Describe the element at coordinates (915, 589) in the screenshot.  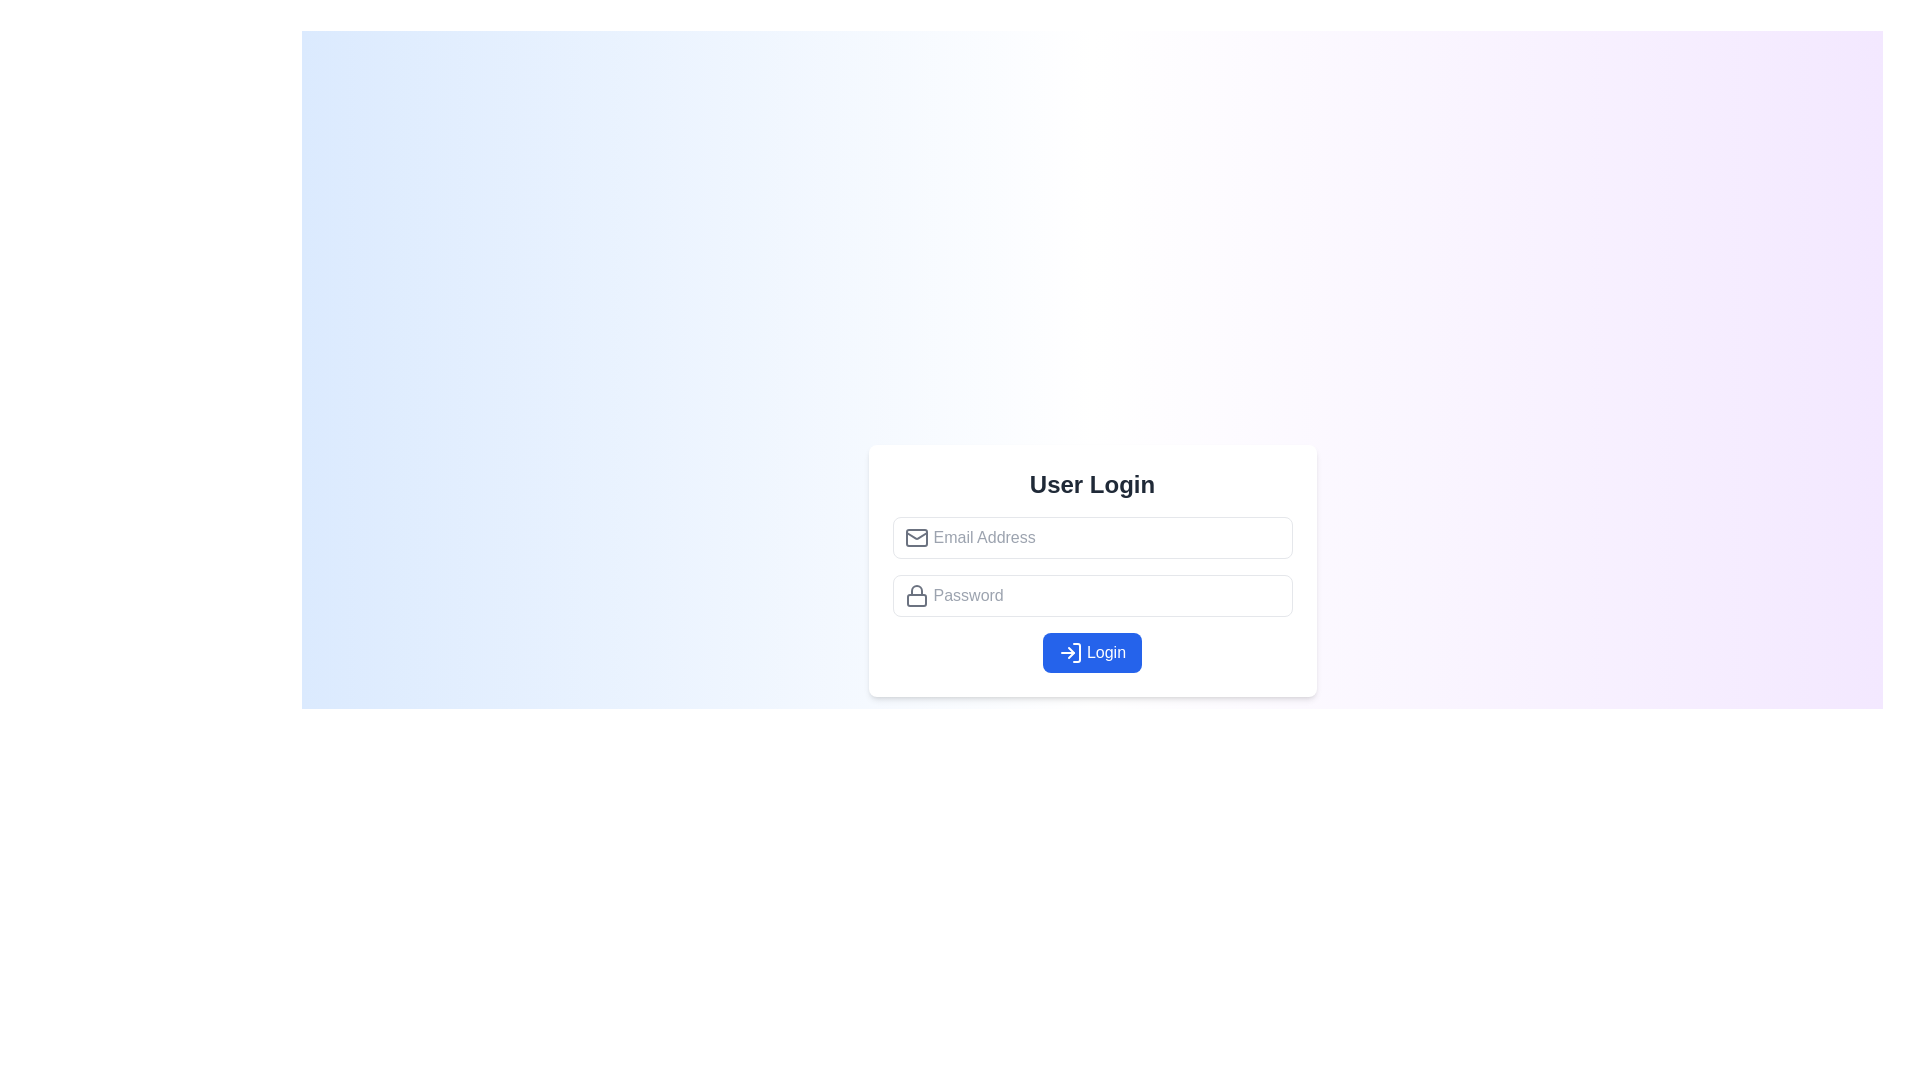
I see `the upper part of the padlock icon, which visually represents security in the login form, next to the password input field` at that location.